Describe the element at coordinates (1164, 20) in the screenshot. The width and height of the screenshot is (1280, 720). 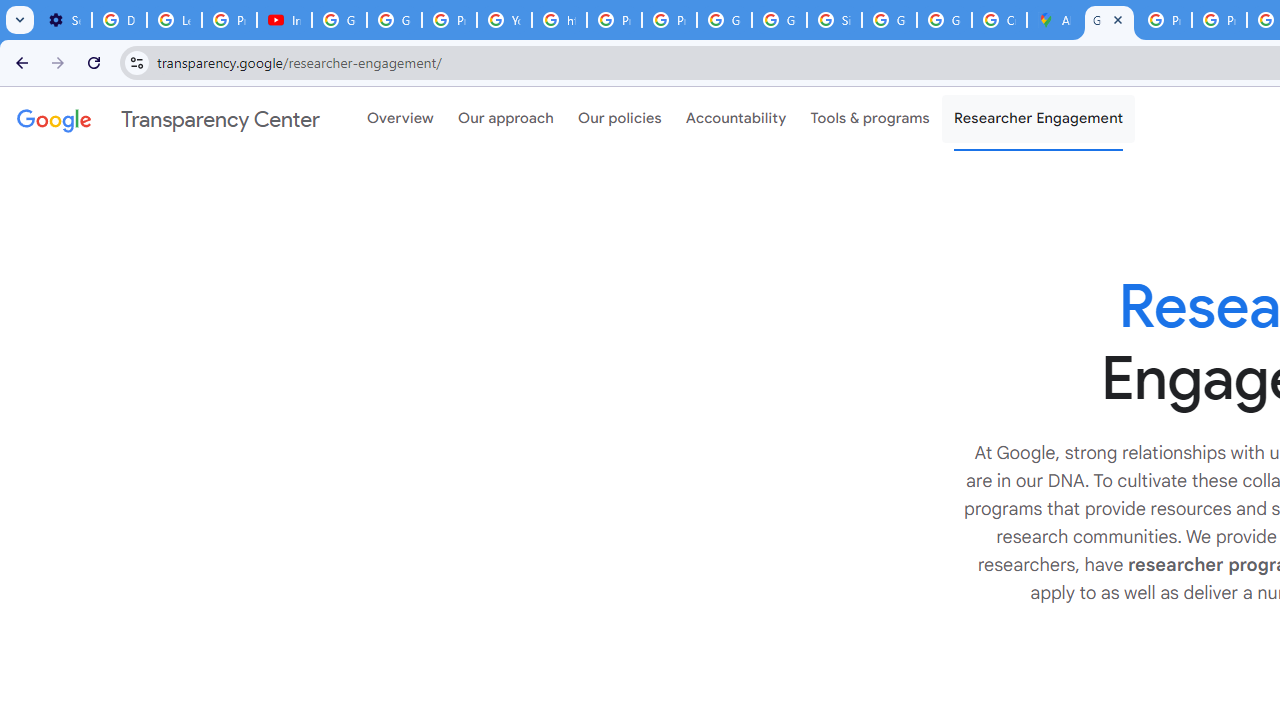
I see `'Privacy Help Center - Policies Help'` at that location.